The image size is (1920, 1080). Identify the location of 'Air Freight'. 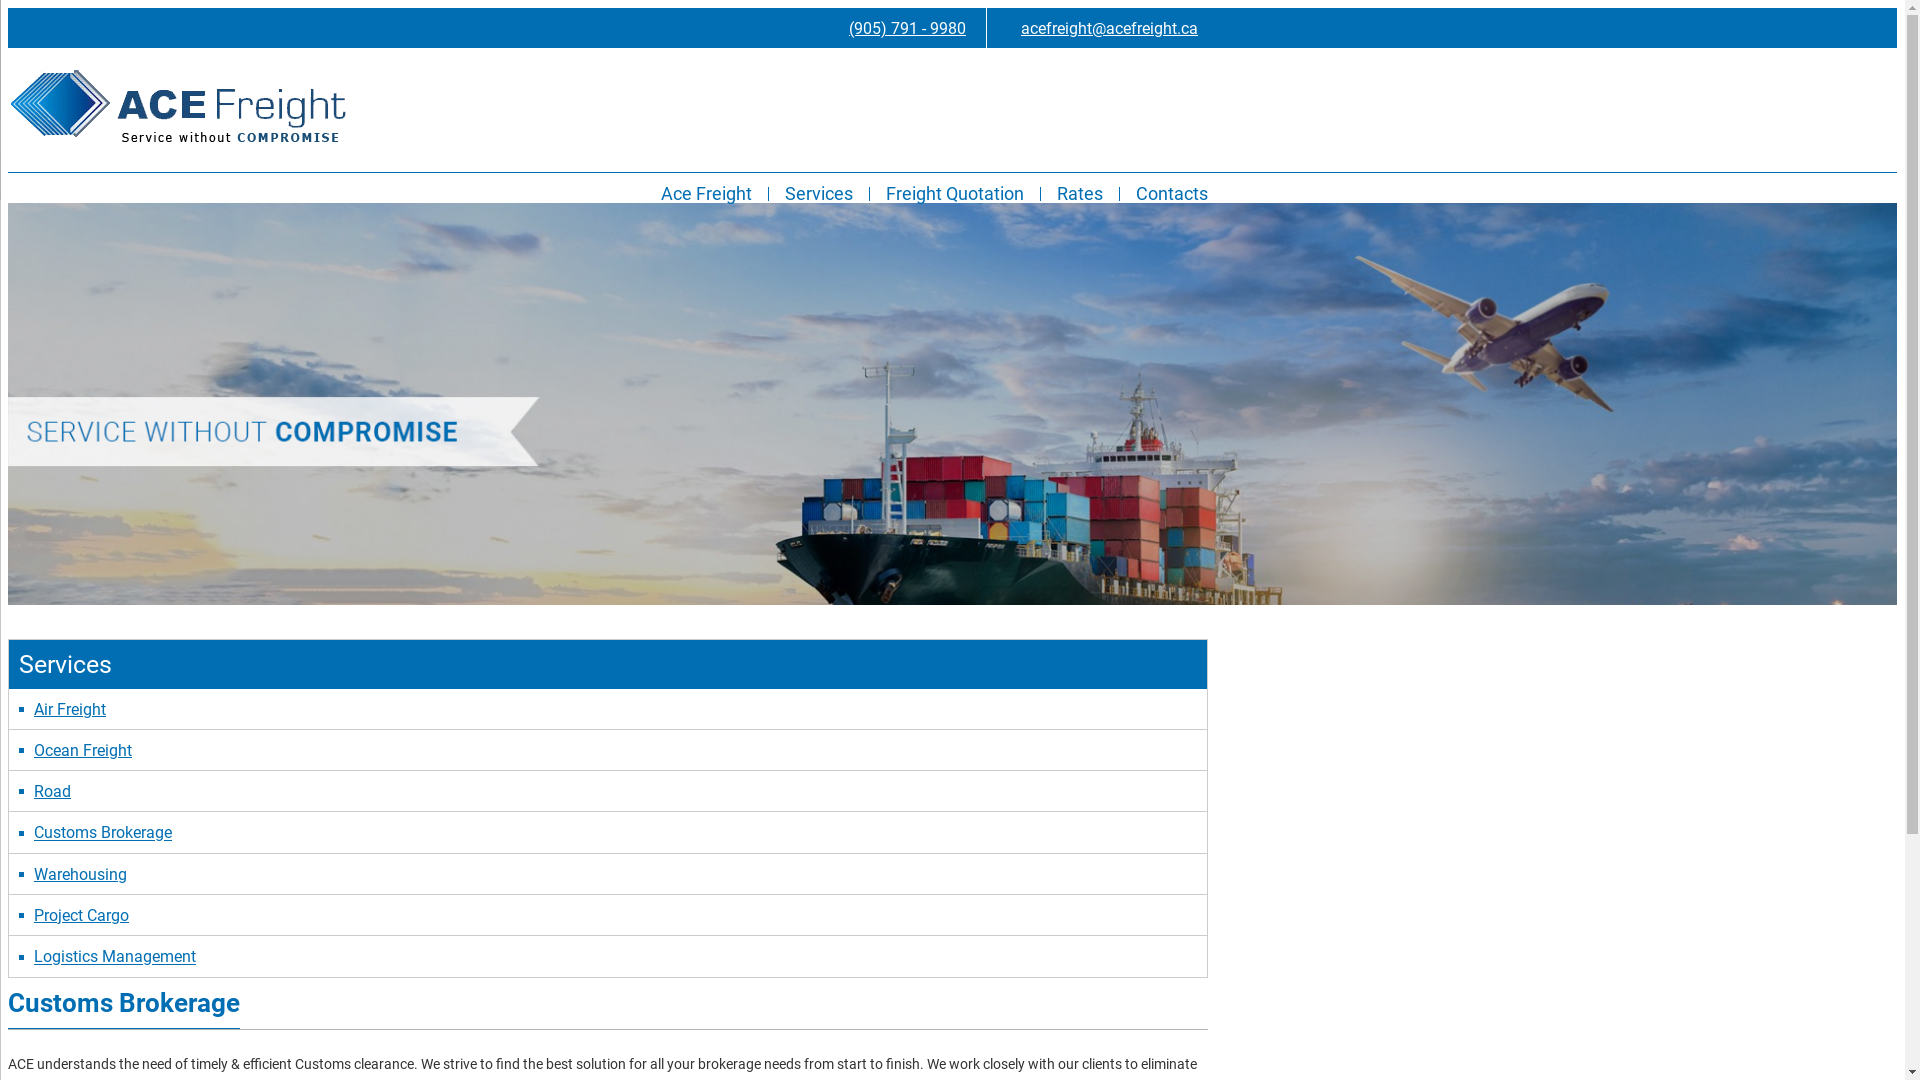
(70, 708).